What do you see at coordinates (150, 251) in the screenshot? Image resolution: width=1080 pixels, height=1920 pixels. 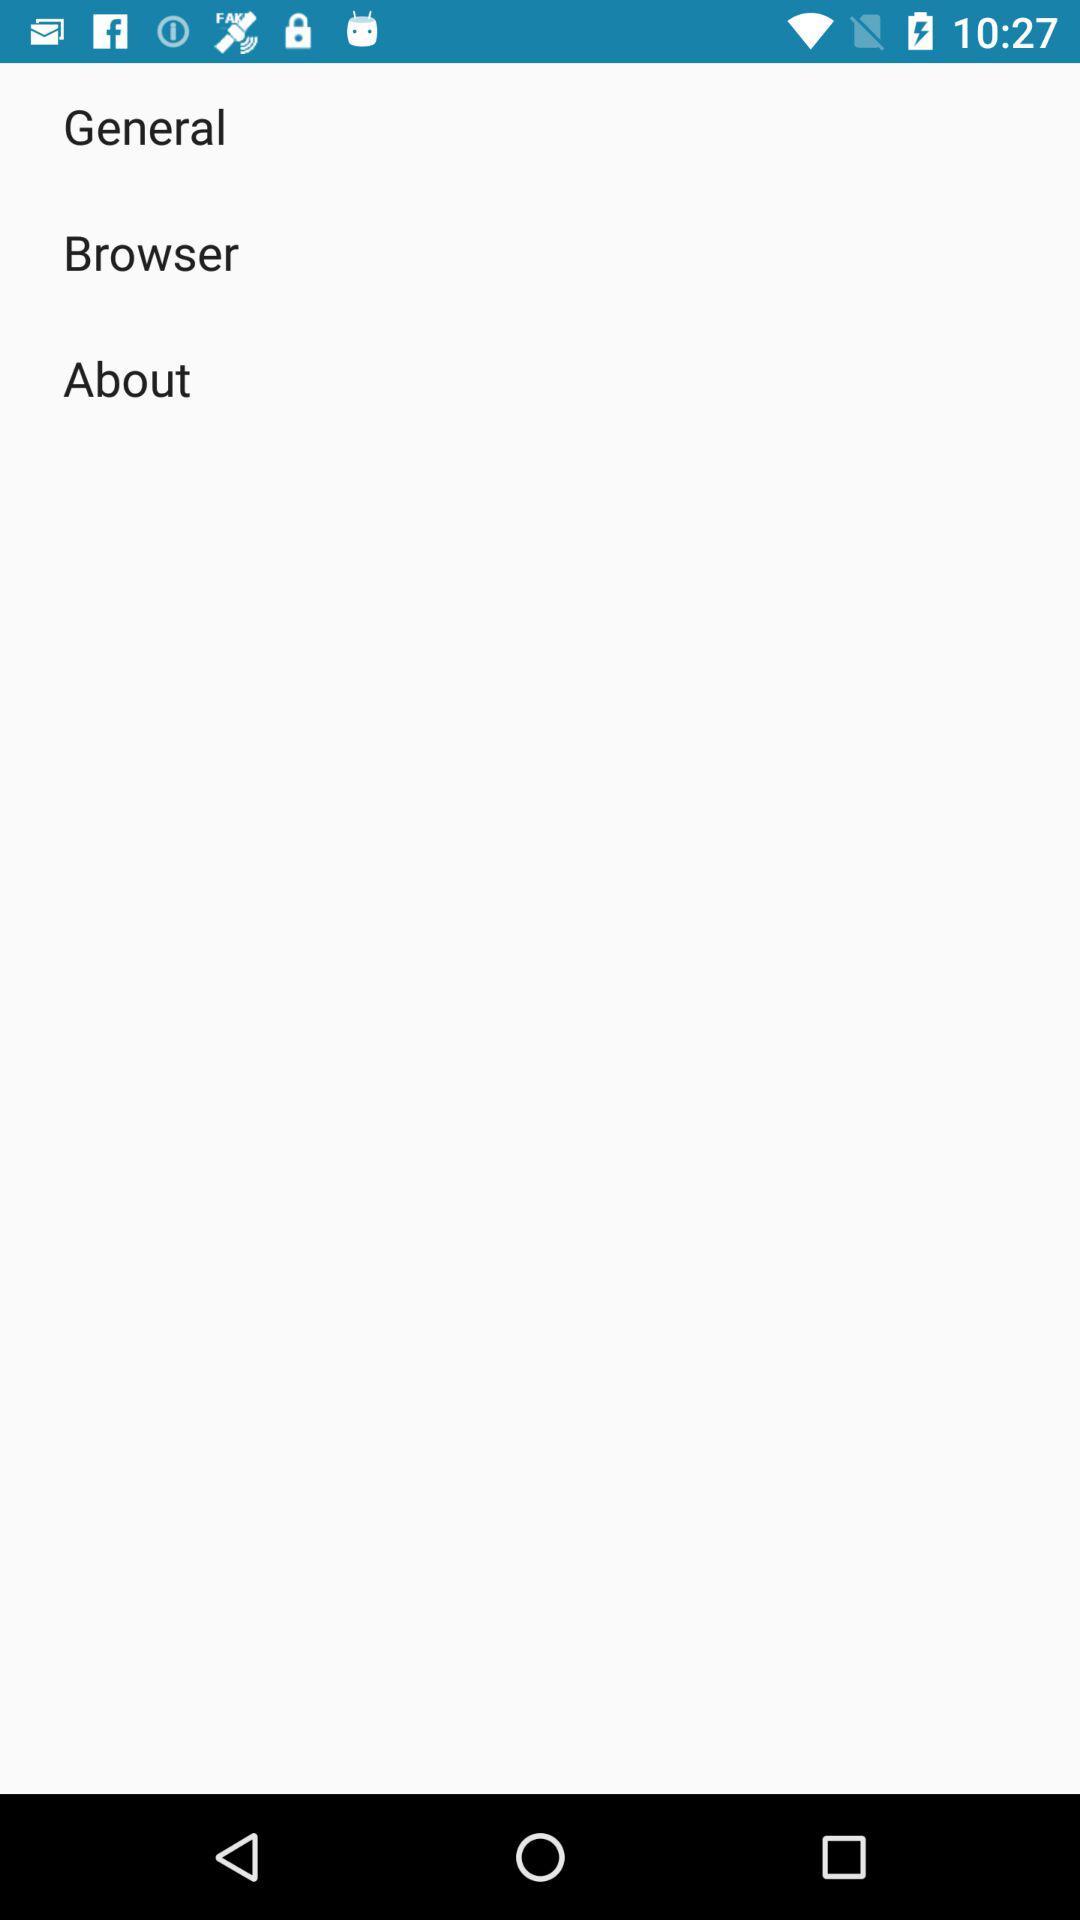 I see `the browser app` at bounding box center [150, 251].